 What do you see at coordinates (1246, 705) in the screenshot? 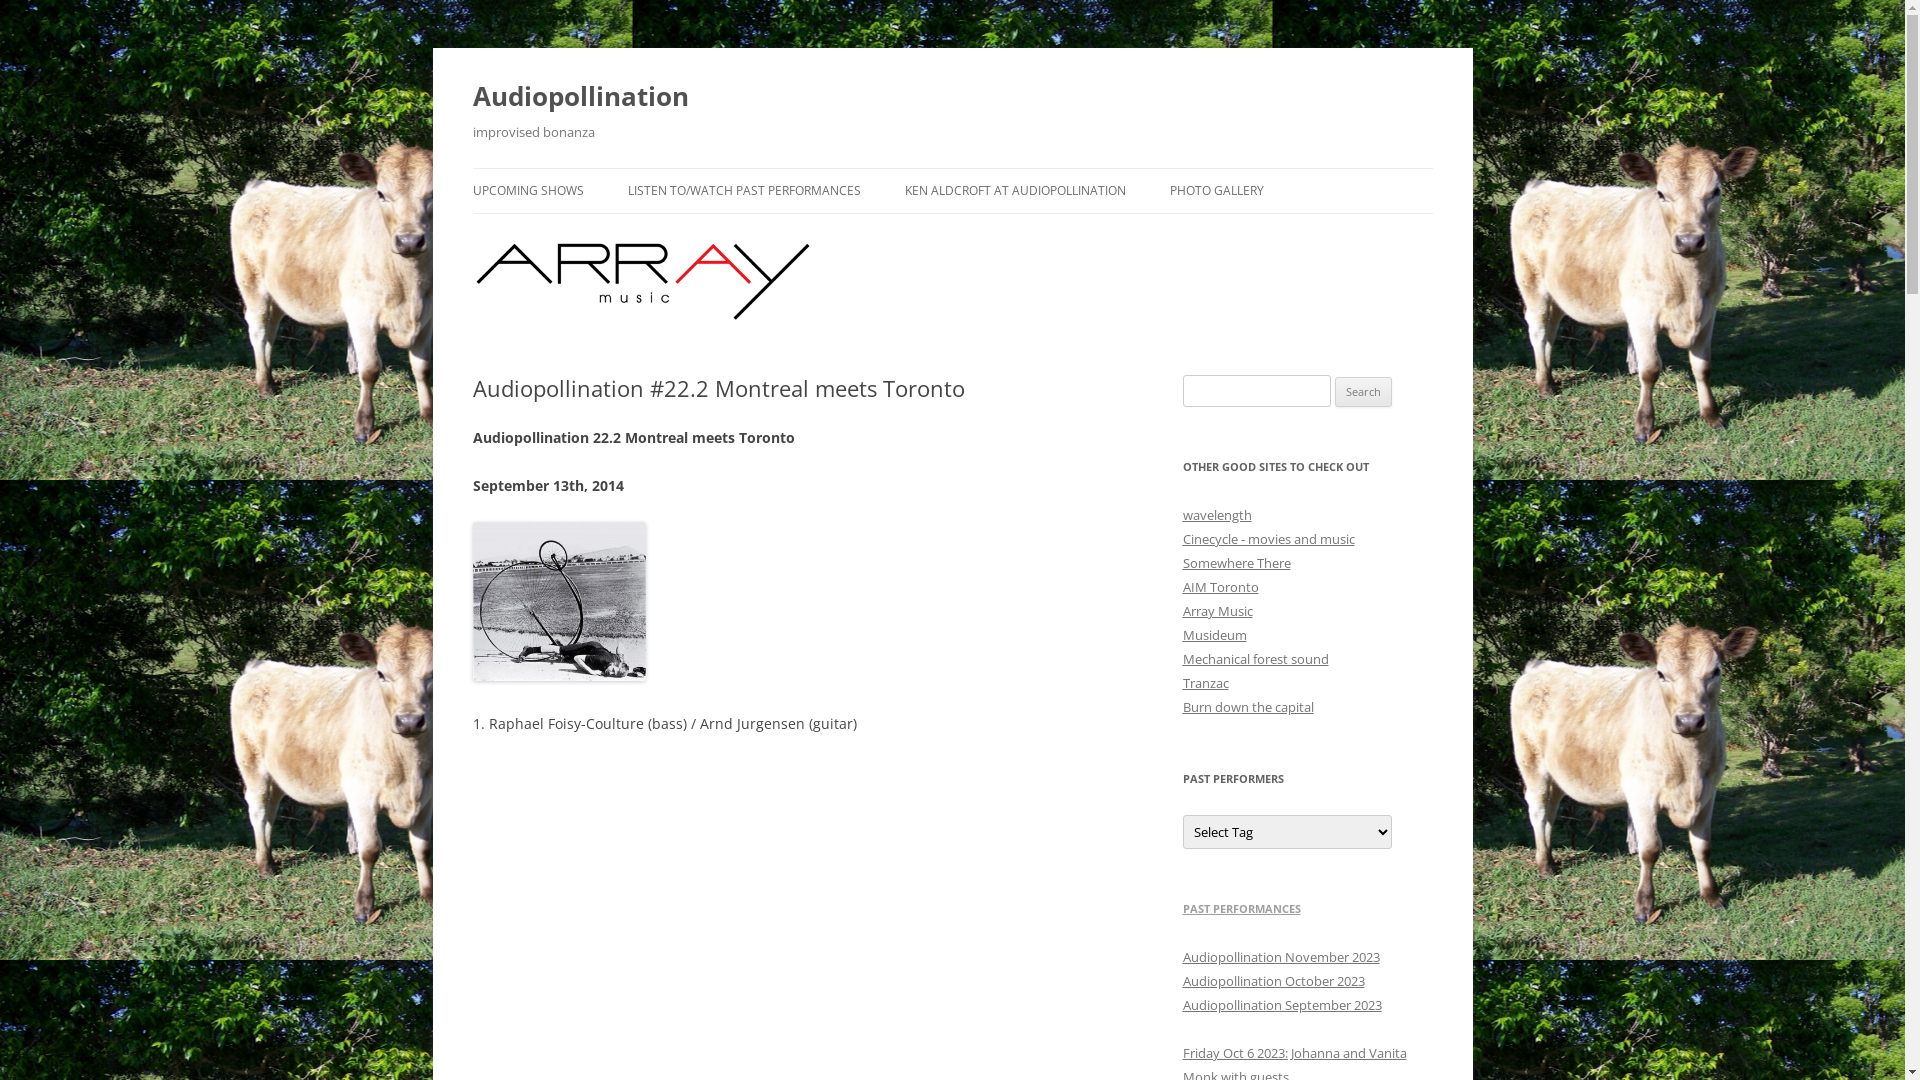
I see `'Burn down the capital'` at bounding box center [1246, 705].